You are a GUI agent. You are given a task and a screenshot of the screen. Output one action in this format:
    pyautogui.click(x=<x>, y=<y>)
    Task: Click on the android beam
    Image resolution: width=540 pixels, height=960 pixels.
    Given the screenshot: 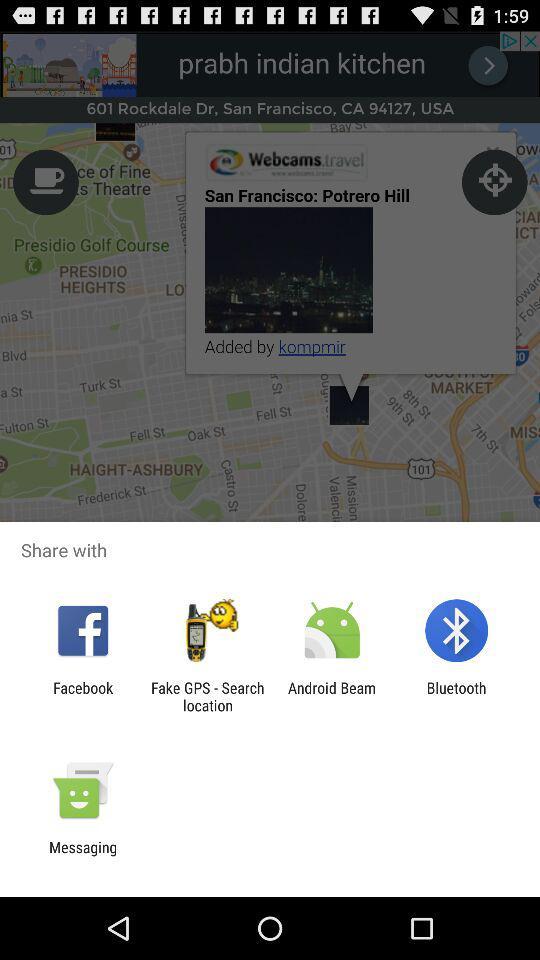 What is the action you would take?
    pyautogui.click(x=332, y=696)
    